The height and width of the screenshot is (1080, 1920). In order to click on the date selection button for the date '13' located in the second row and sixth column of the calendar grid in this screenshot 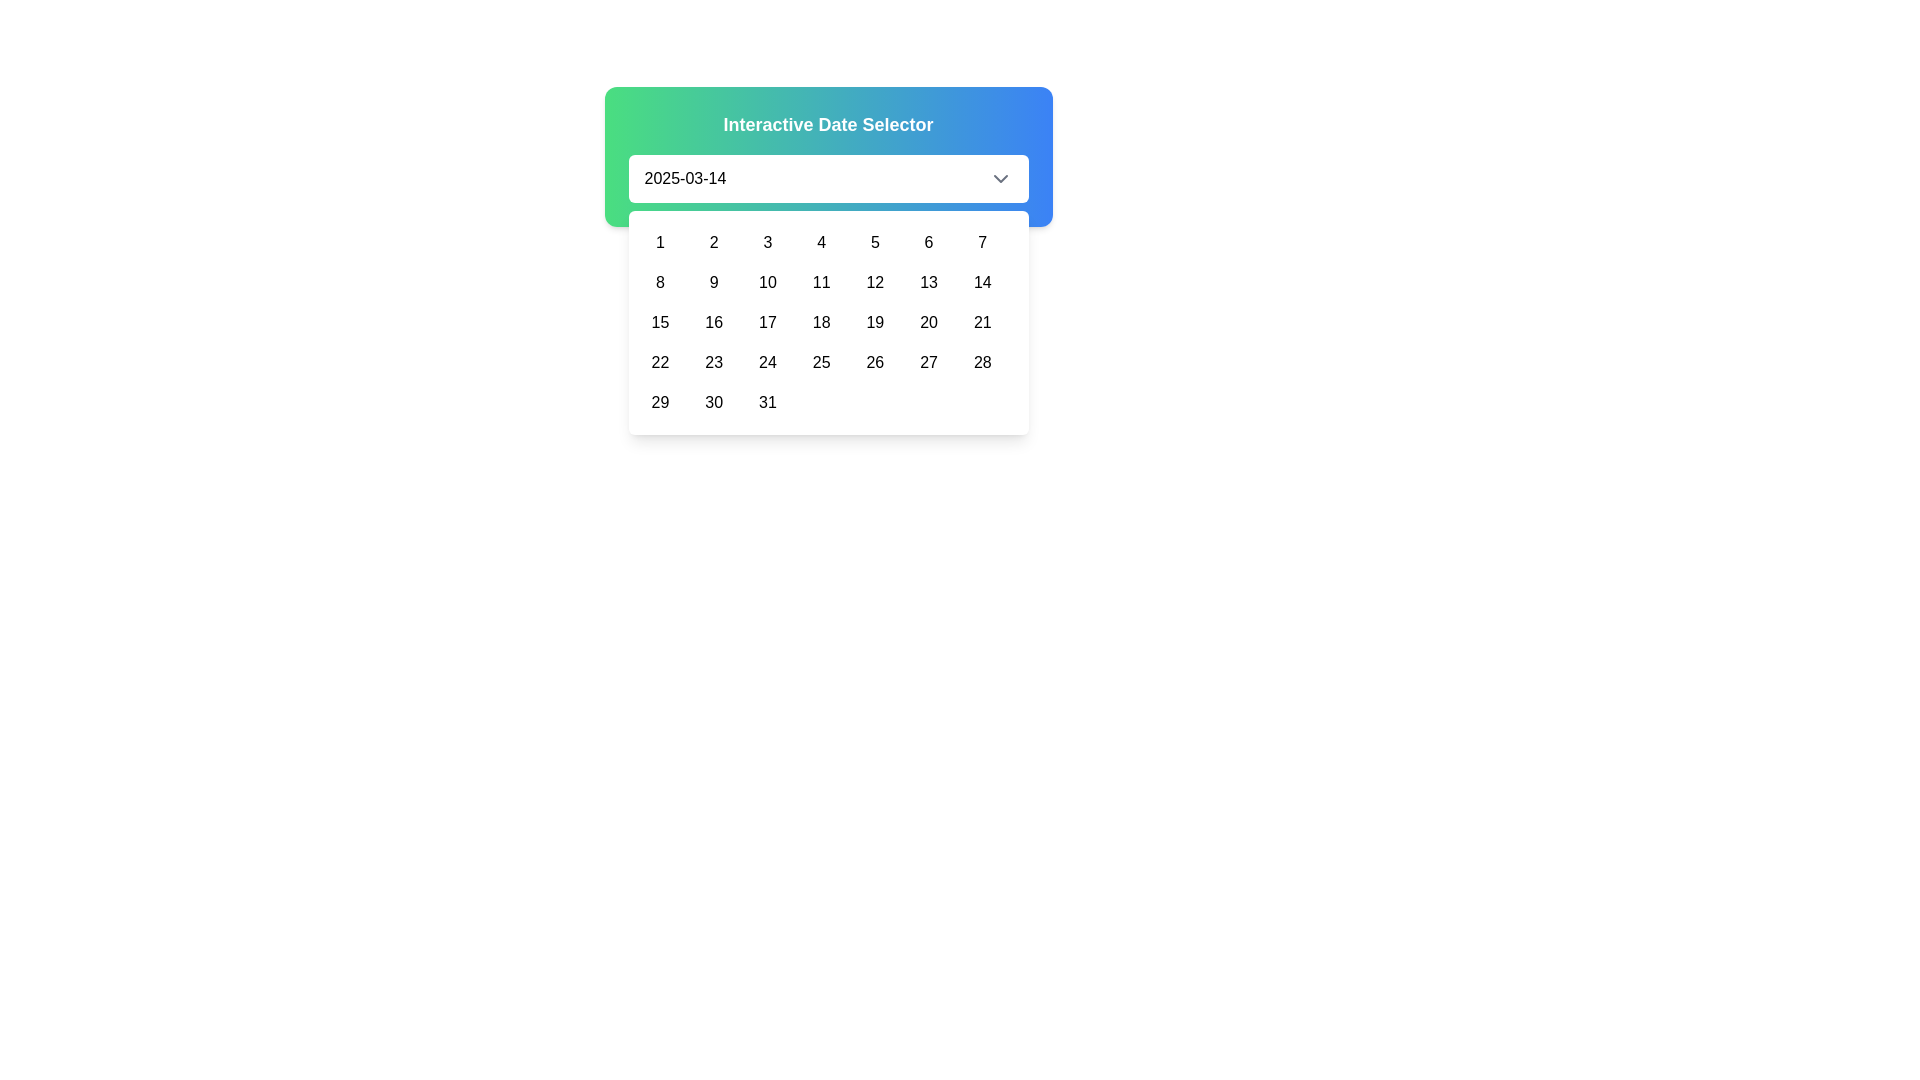, I will do `click(928, 282)`.